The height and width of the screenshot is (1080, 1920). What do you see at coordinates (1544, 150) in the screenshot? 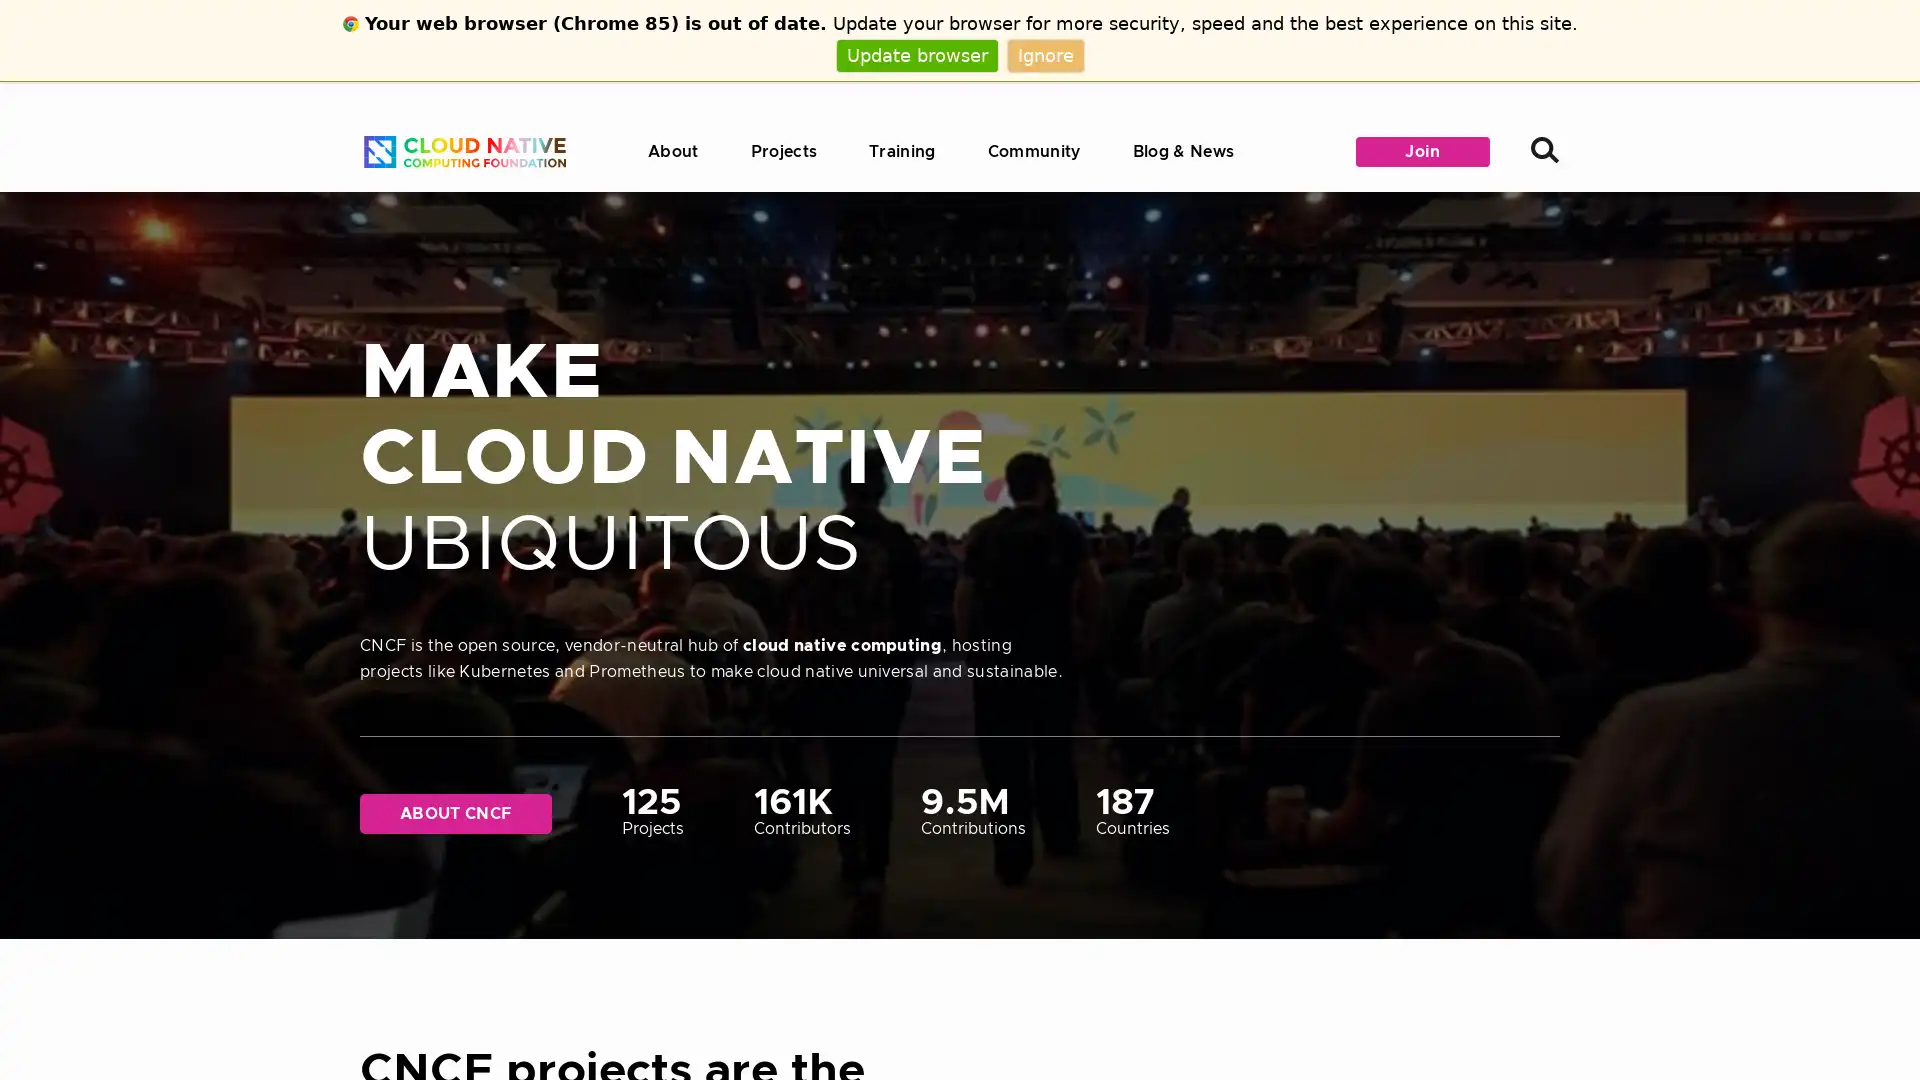
I see `Search` at bounding box center [1544, 150].